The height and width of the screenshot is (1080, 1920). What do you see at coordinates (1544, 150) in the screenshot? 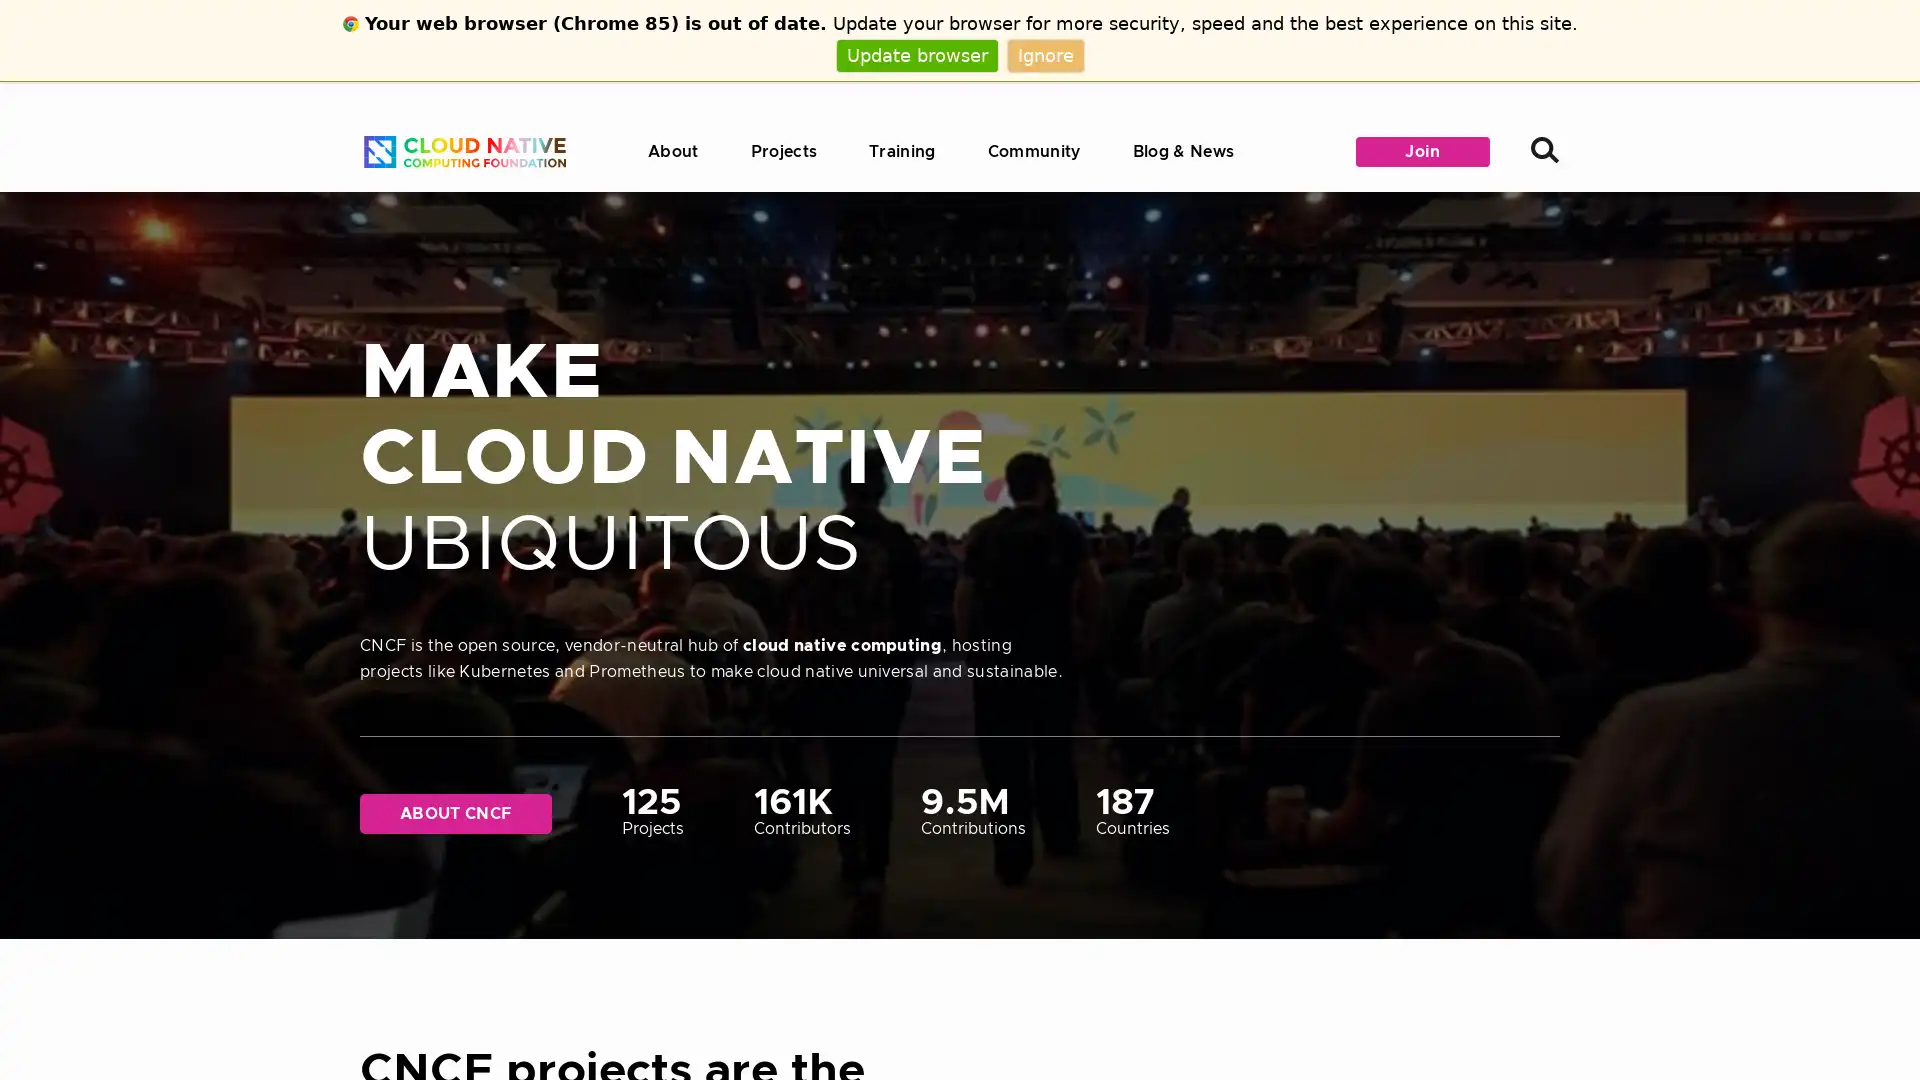
I see `Search` at bounding box center [1544, 150].